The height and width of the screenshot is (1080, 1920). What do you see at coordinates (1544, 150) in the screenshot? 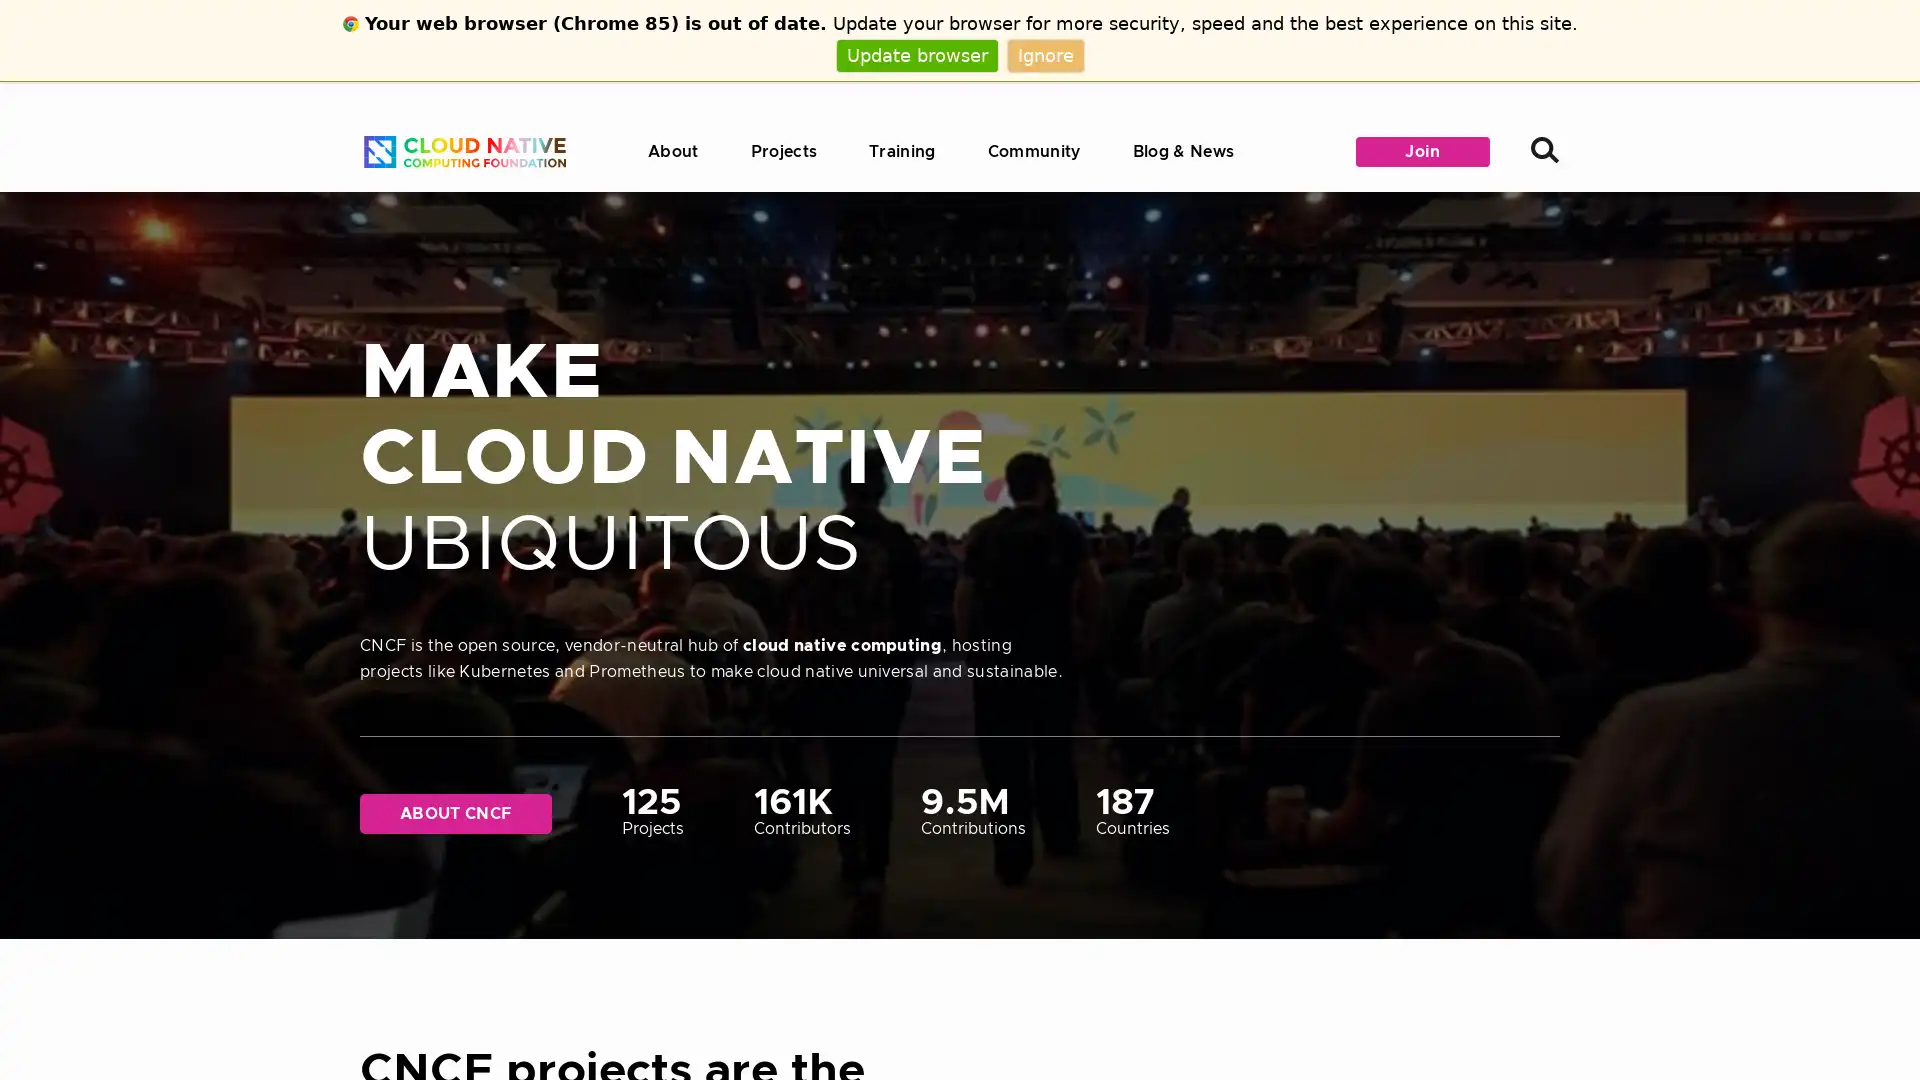
I see `Search` at bounding box center [1544, 150].